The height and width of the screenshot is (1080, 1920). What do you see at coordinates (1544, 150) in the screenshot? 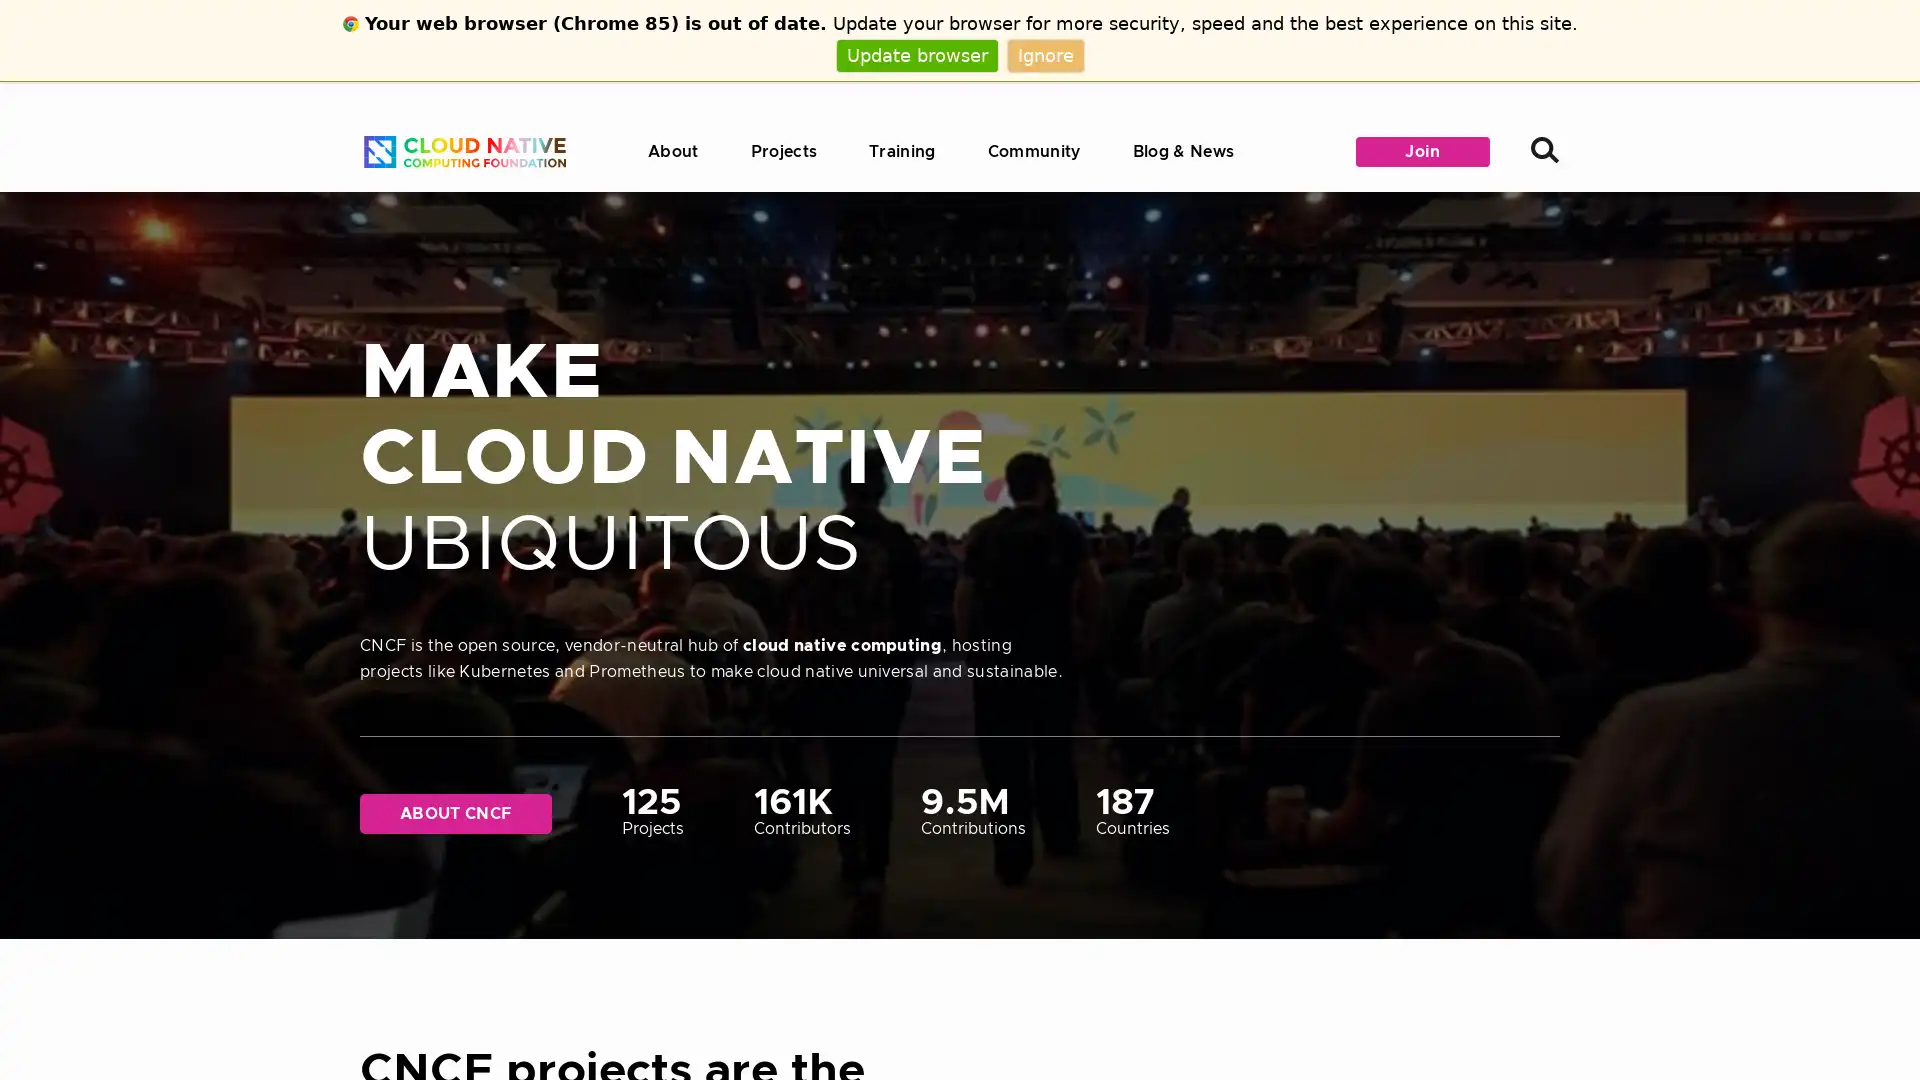
I see `Search` at bounding box center [1544, 150].